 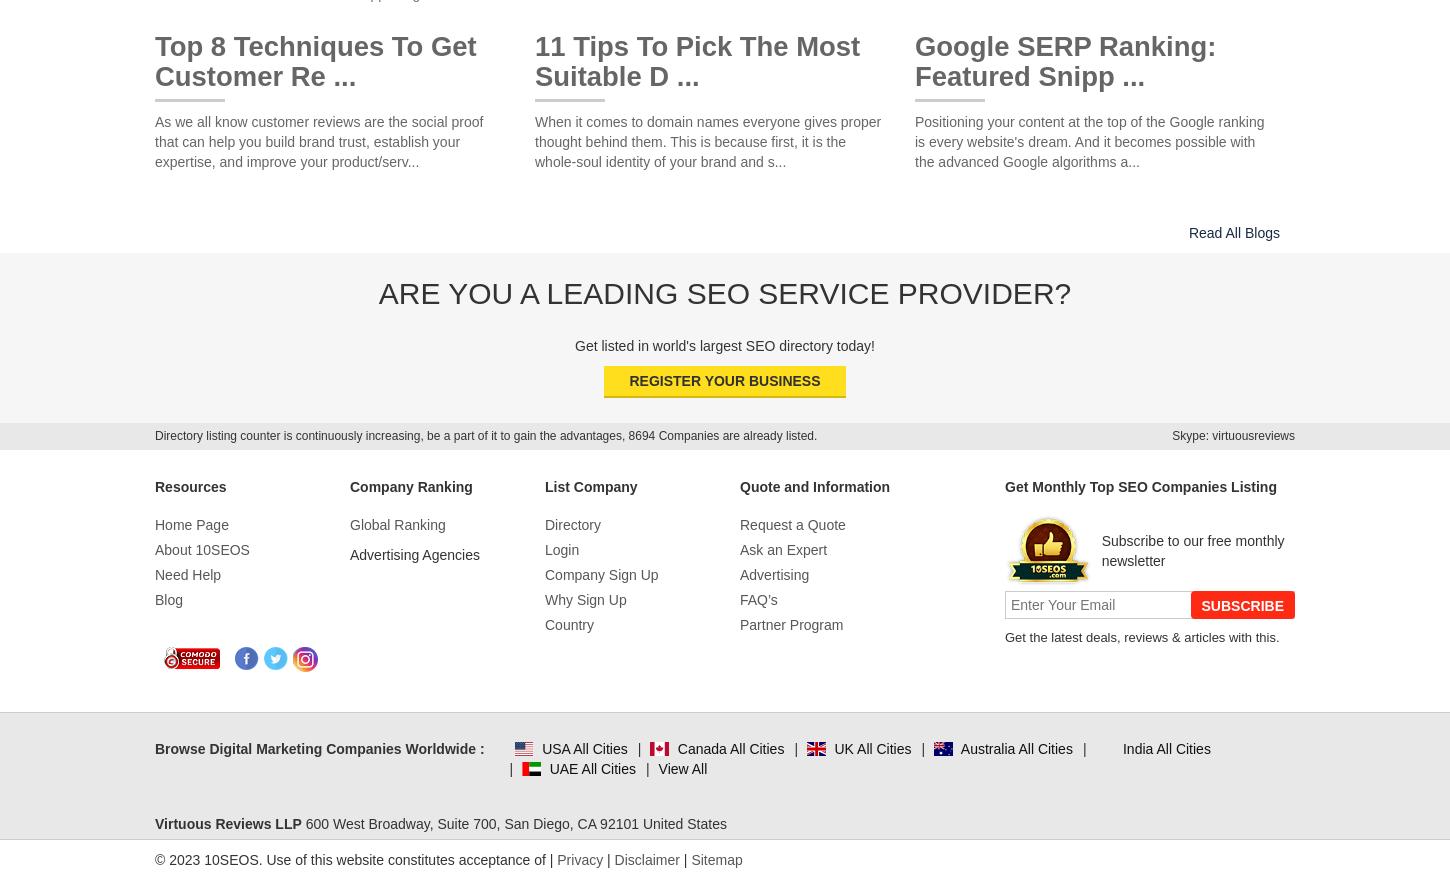 I want to click on 'Subscribe to our free monthly newsletter', so click(x=1191, y=549).